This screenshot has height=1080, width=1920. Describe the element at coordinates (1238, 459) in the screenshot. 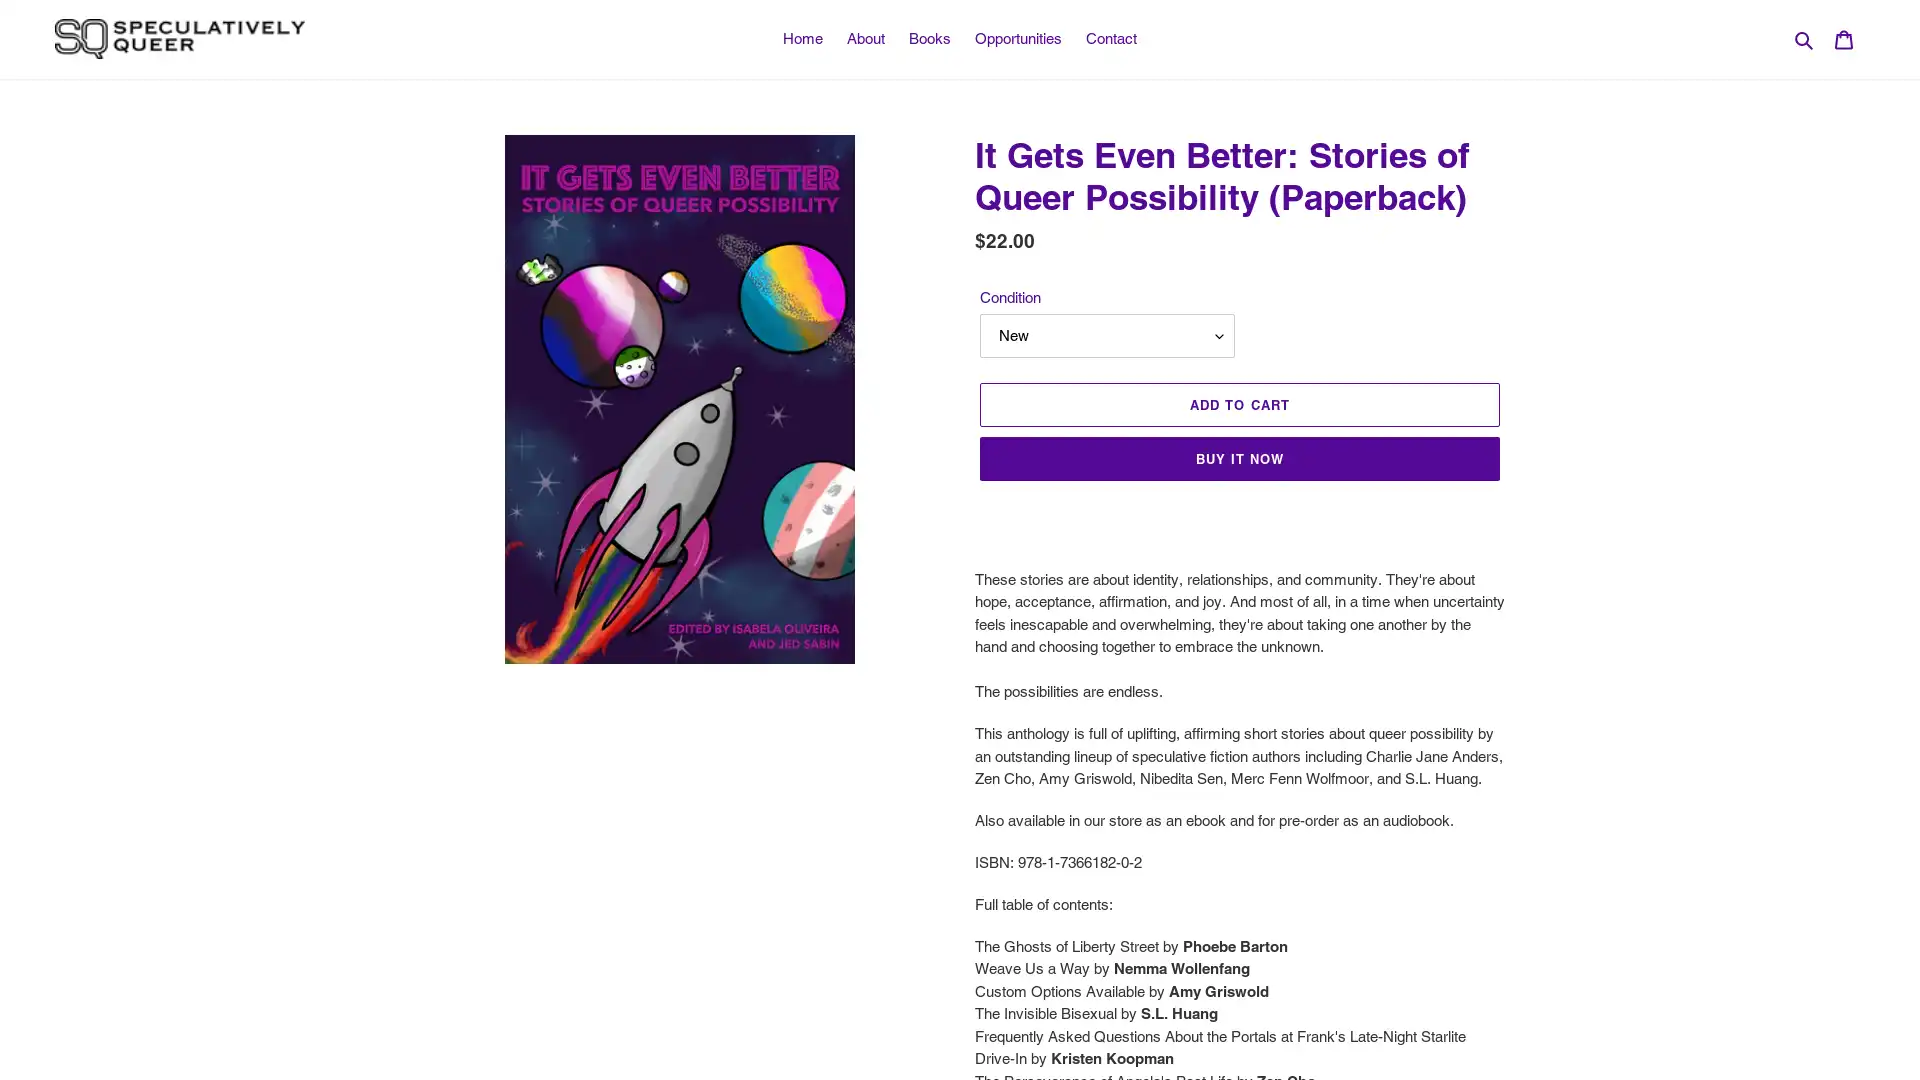

I see `BUY IT NOW` at that location.